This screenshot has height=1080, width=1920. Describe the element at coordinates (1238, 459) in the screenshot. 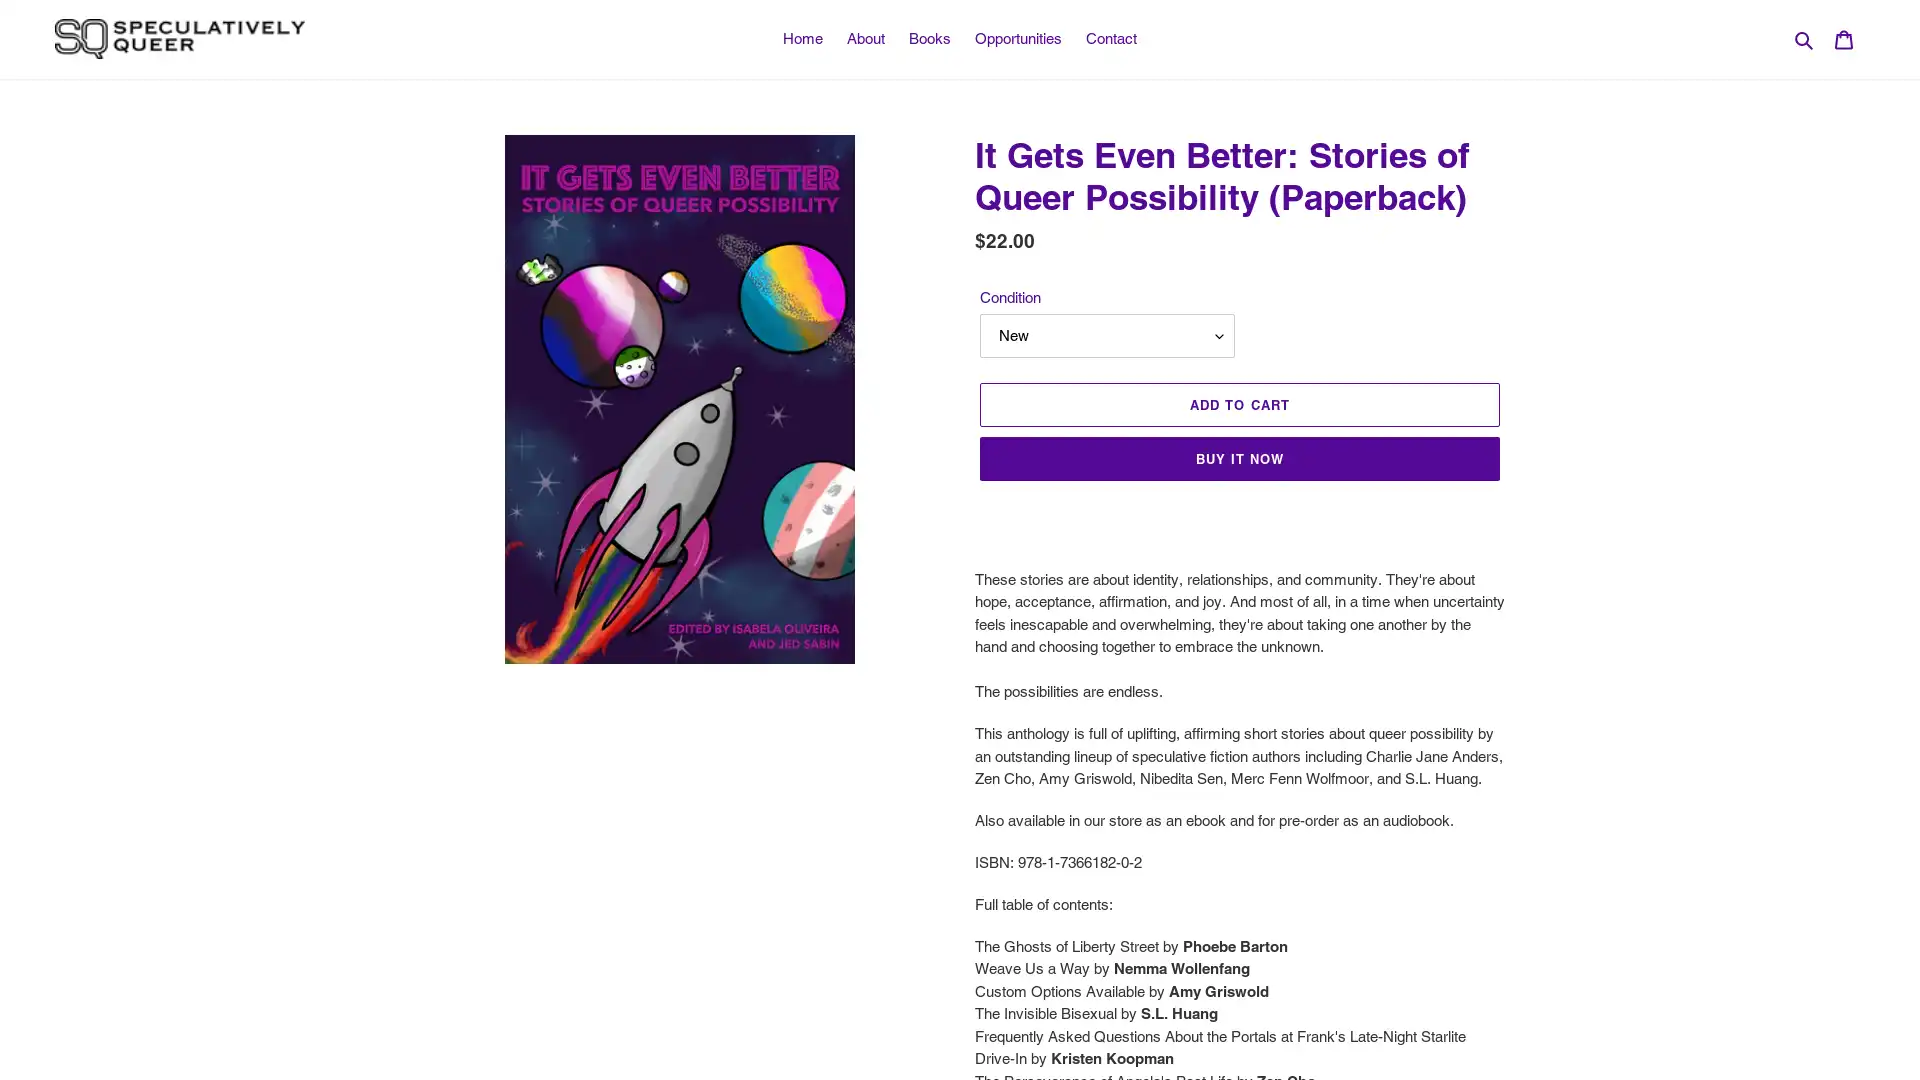

I see `BUY IT NOW` at that location.